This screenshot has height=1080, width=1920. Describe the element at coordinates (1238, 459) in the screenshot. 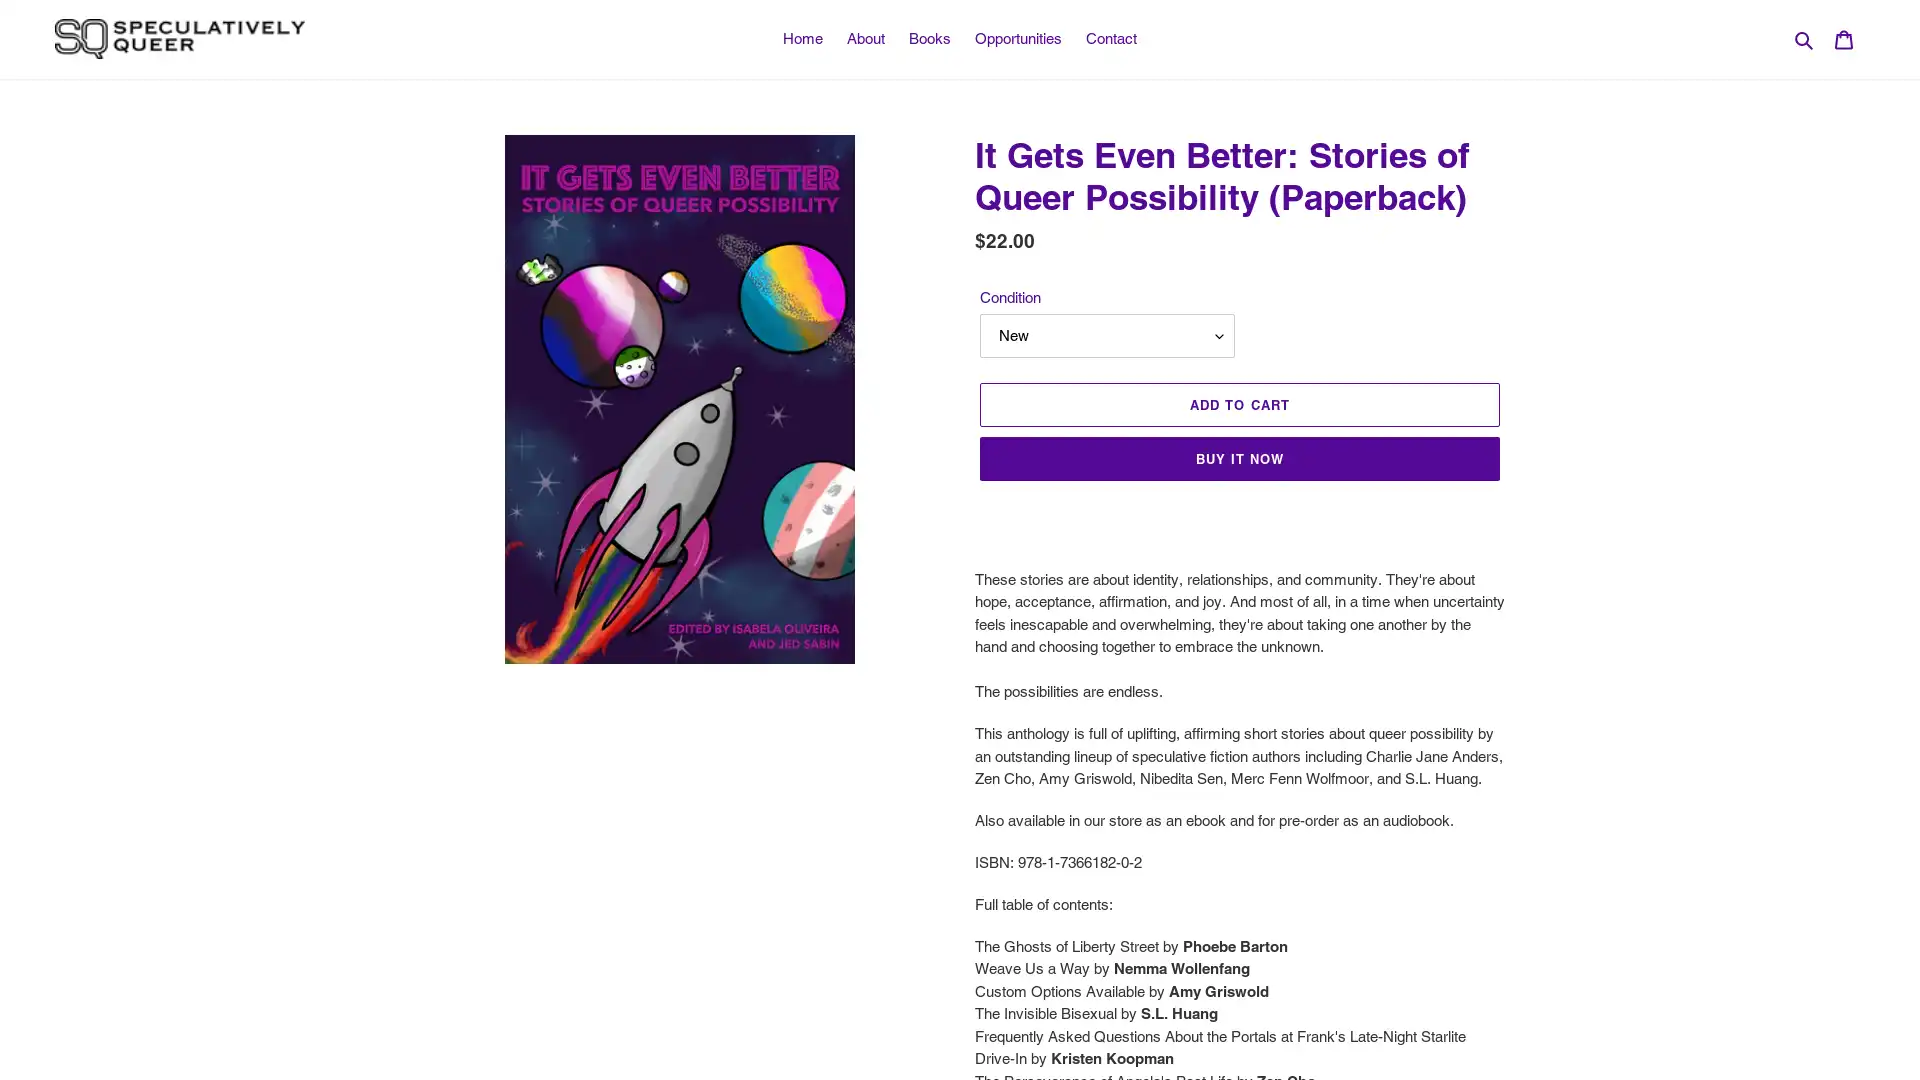

I see `BUY IT NOW` at that location.